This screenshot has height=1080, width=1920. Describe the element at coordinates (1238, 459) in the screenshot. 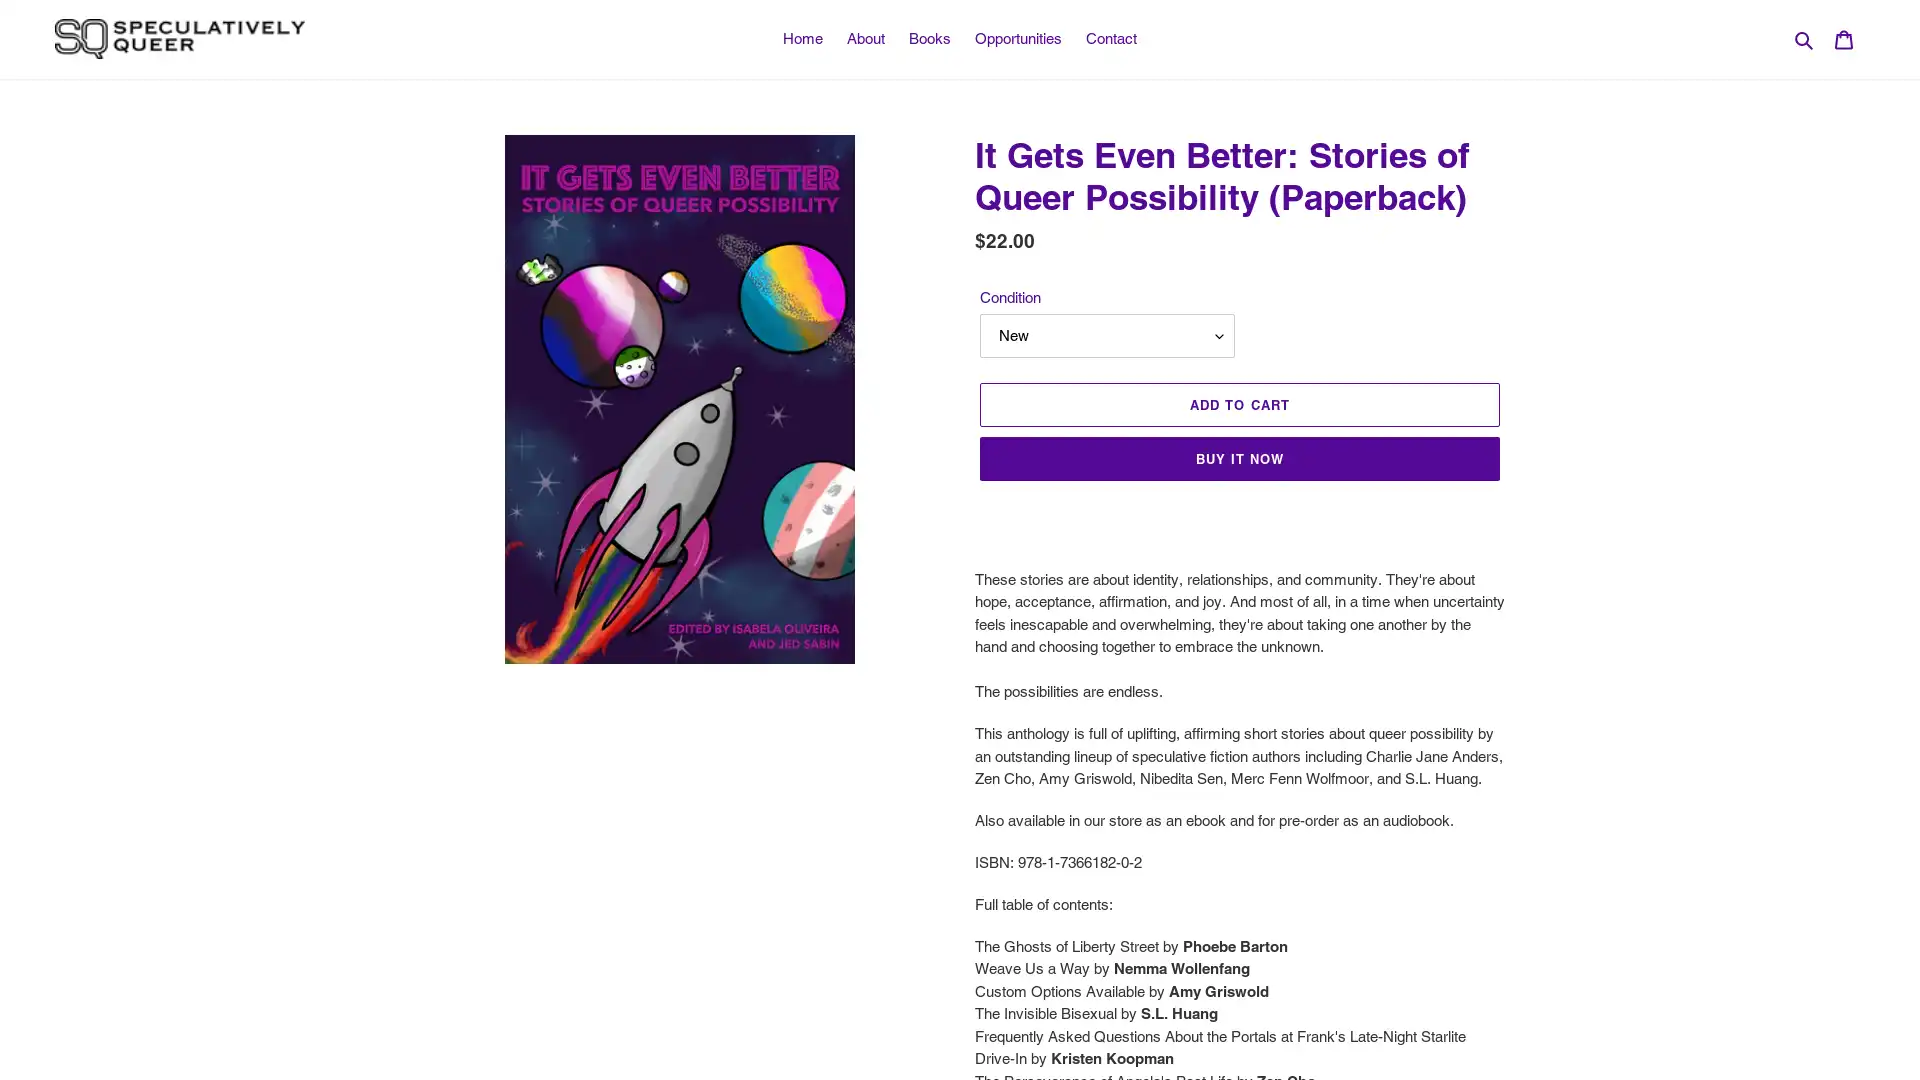

I see `BUY IT NOW` at that location.